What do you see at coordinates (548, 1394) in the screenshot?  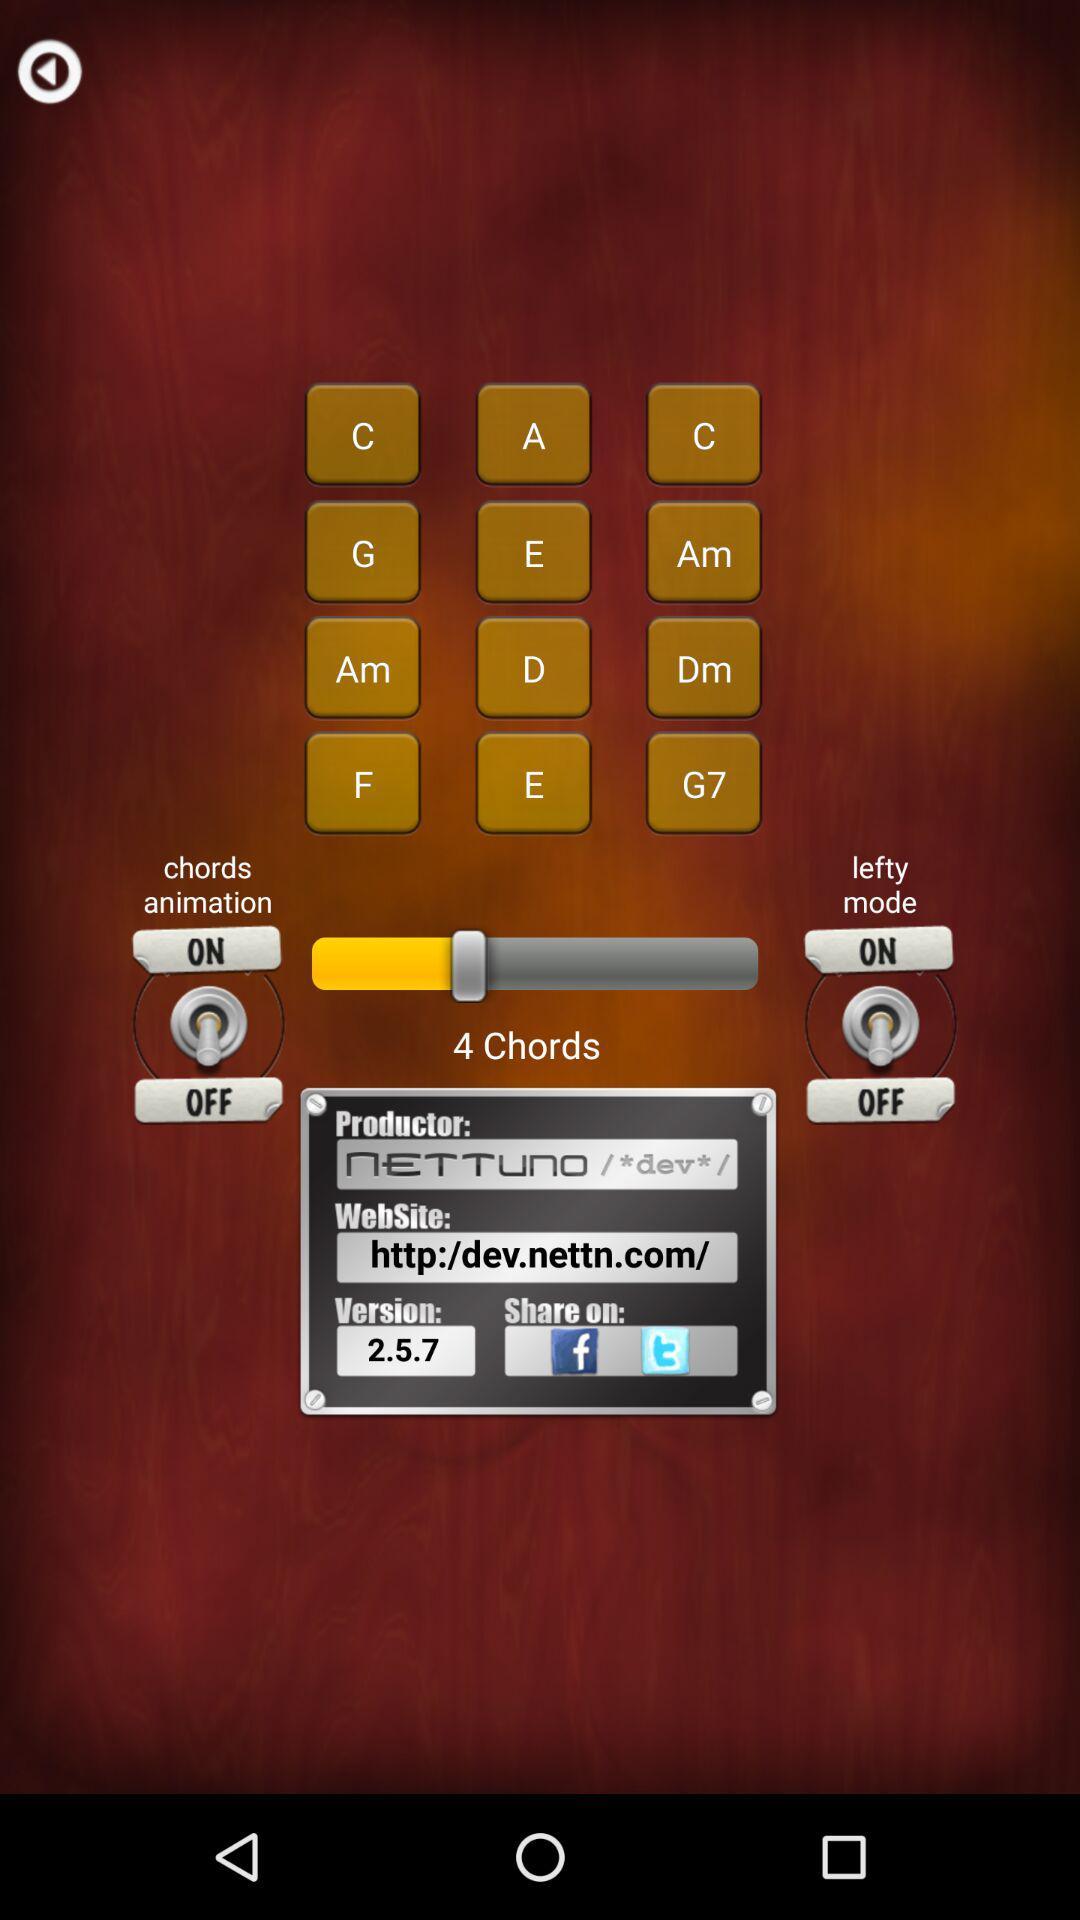 I see `the item to the right of 2.5.7 app` at bounding box center [548, 1394].